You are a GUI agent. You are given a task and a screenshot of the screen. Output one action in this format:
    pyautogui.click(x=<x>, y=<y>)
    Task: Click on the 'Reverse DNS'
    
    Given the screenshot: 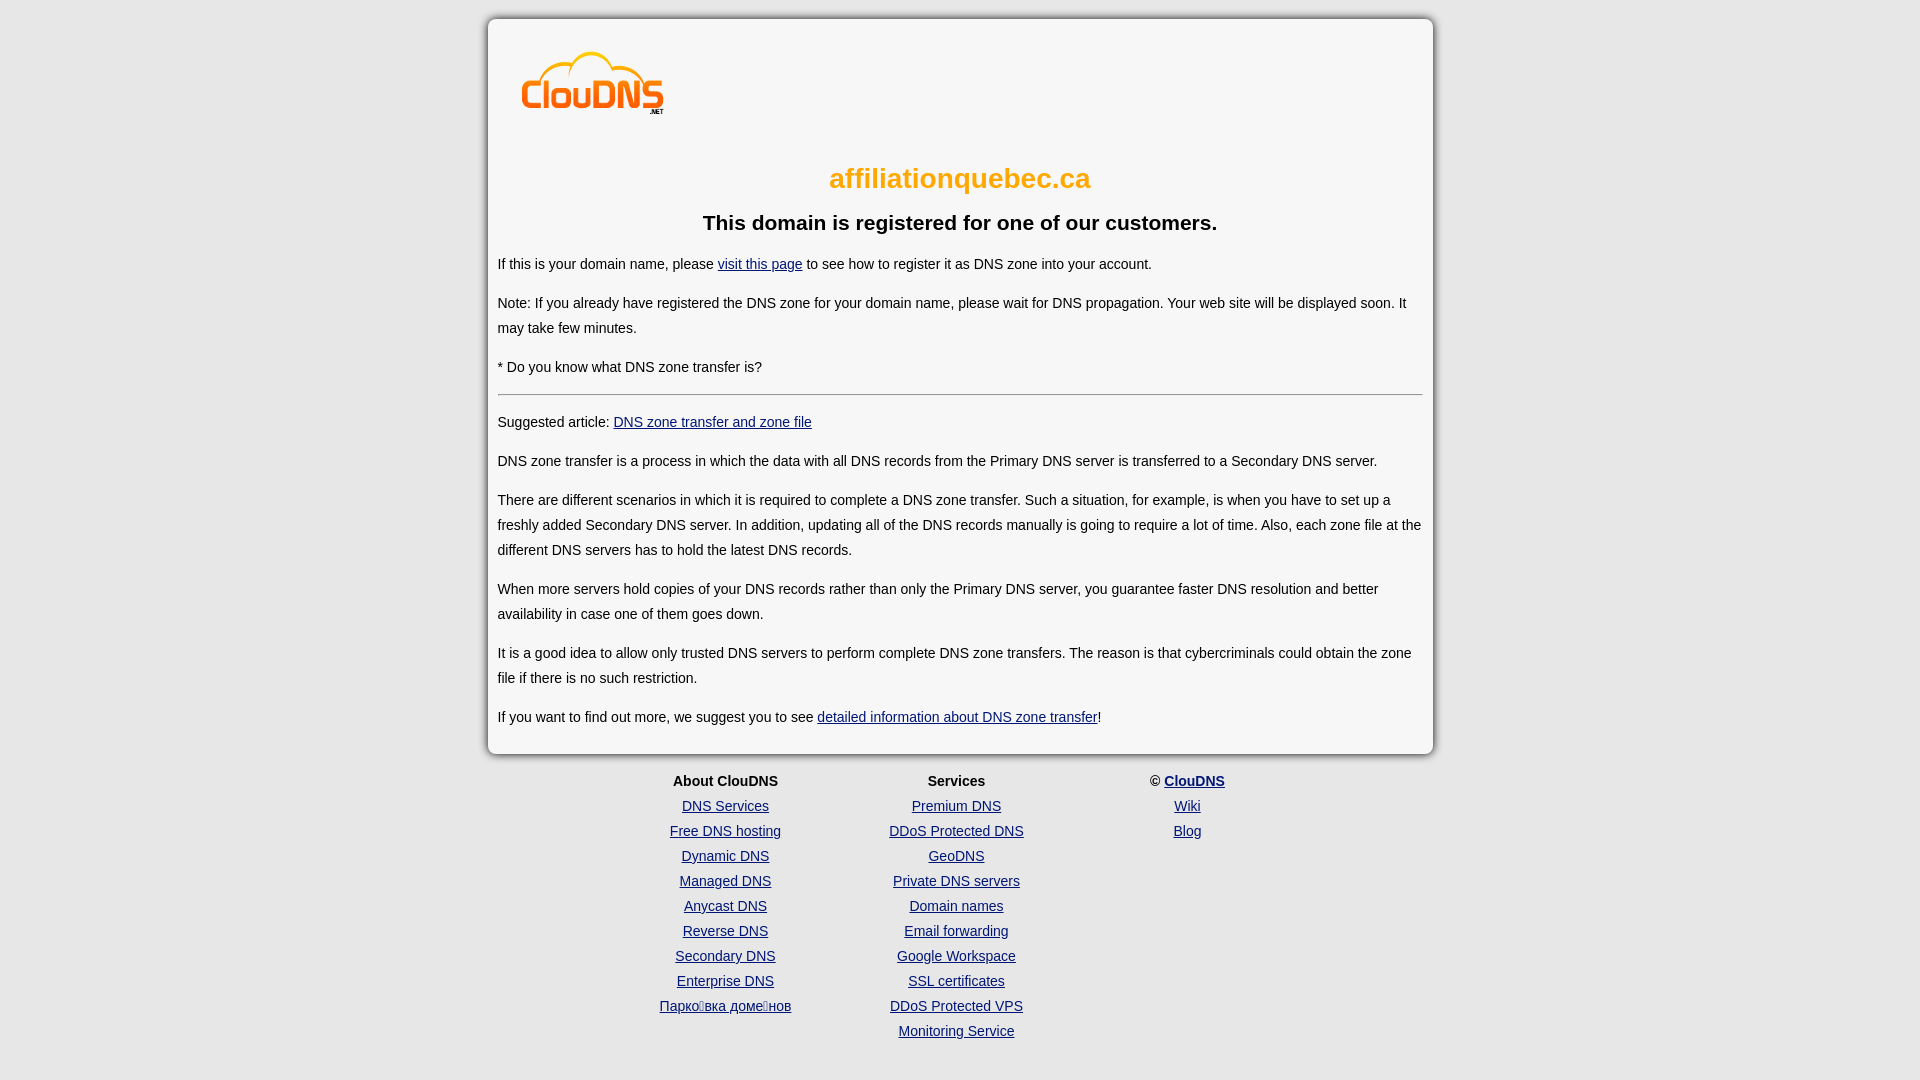 What is the action you would take?
    pyautogui.click(x=724, y=930)
    